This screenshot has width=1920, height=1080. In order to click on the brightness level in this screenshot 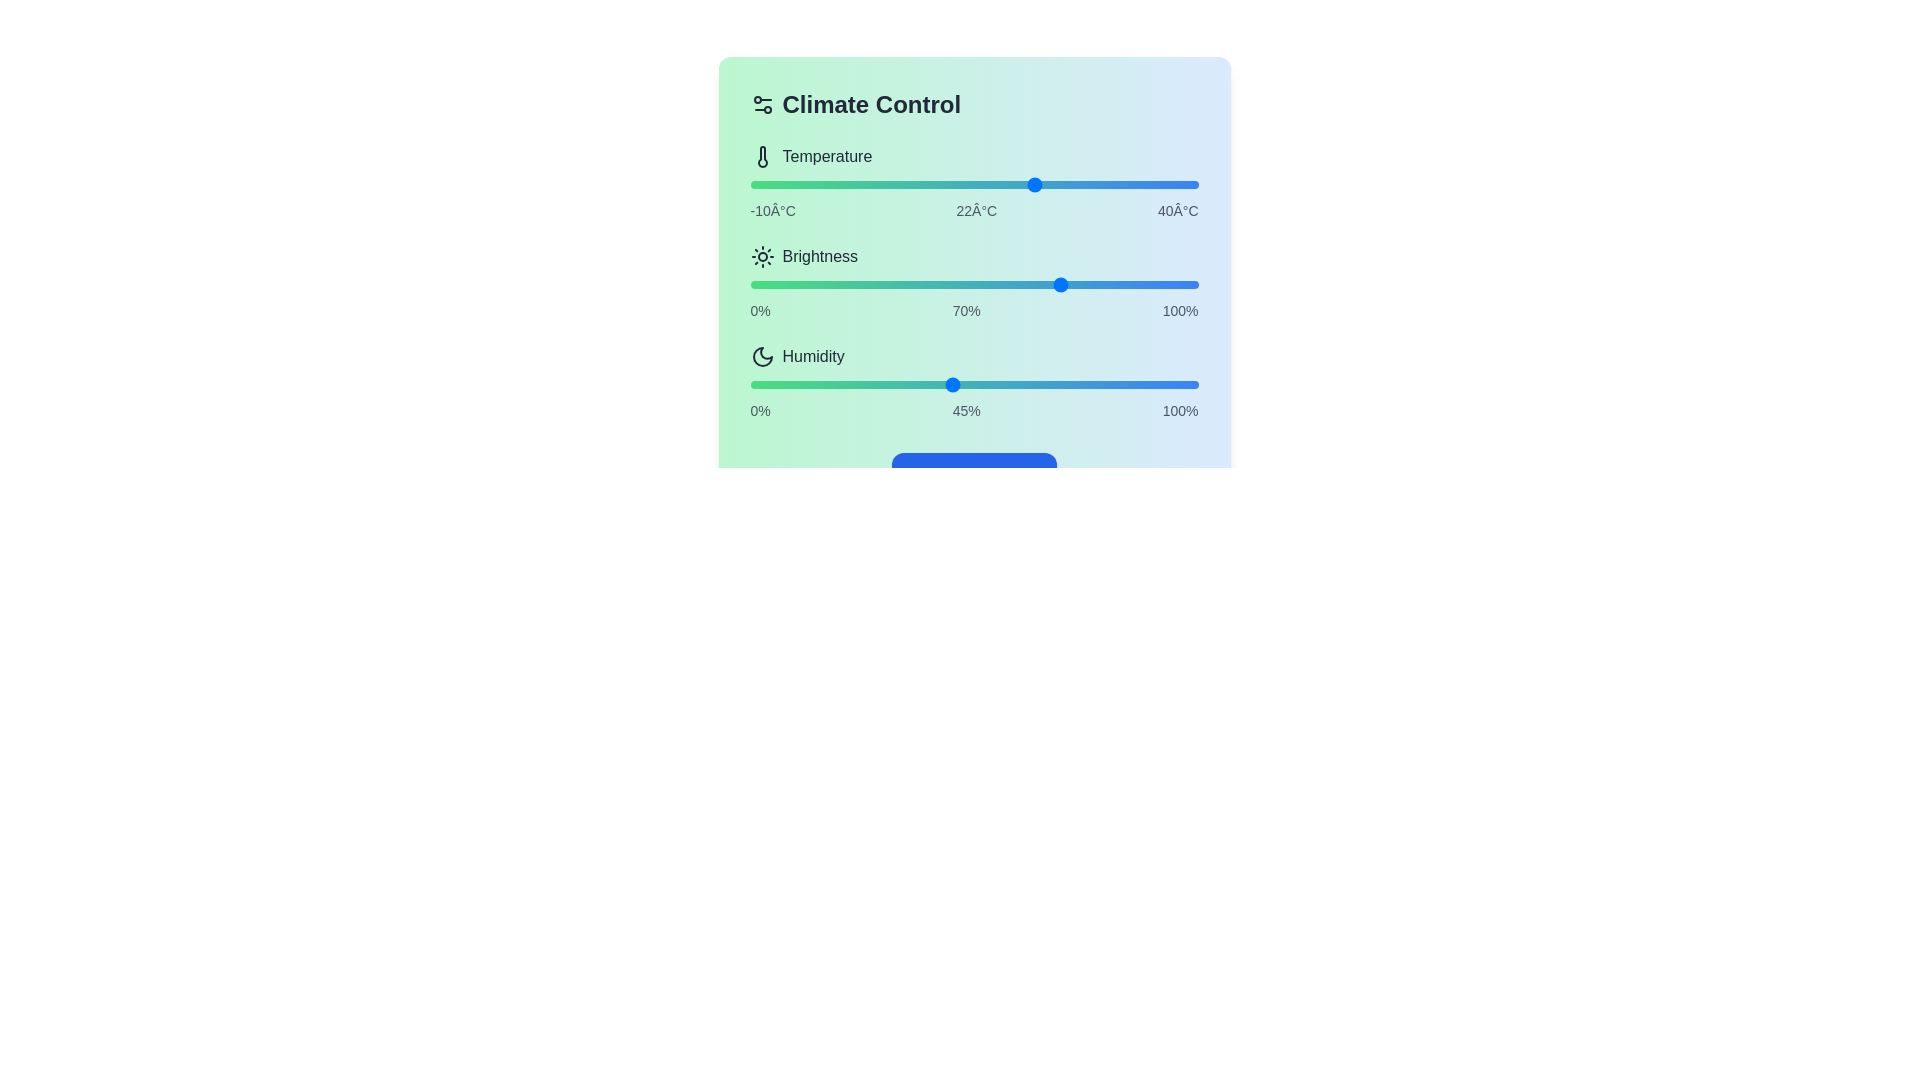, I will do `click(862, 285)`.